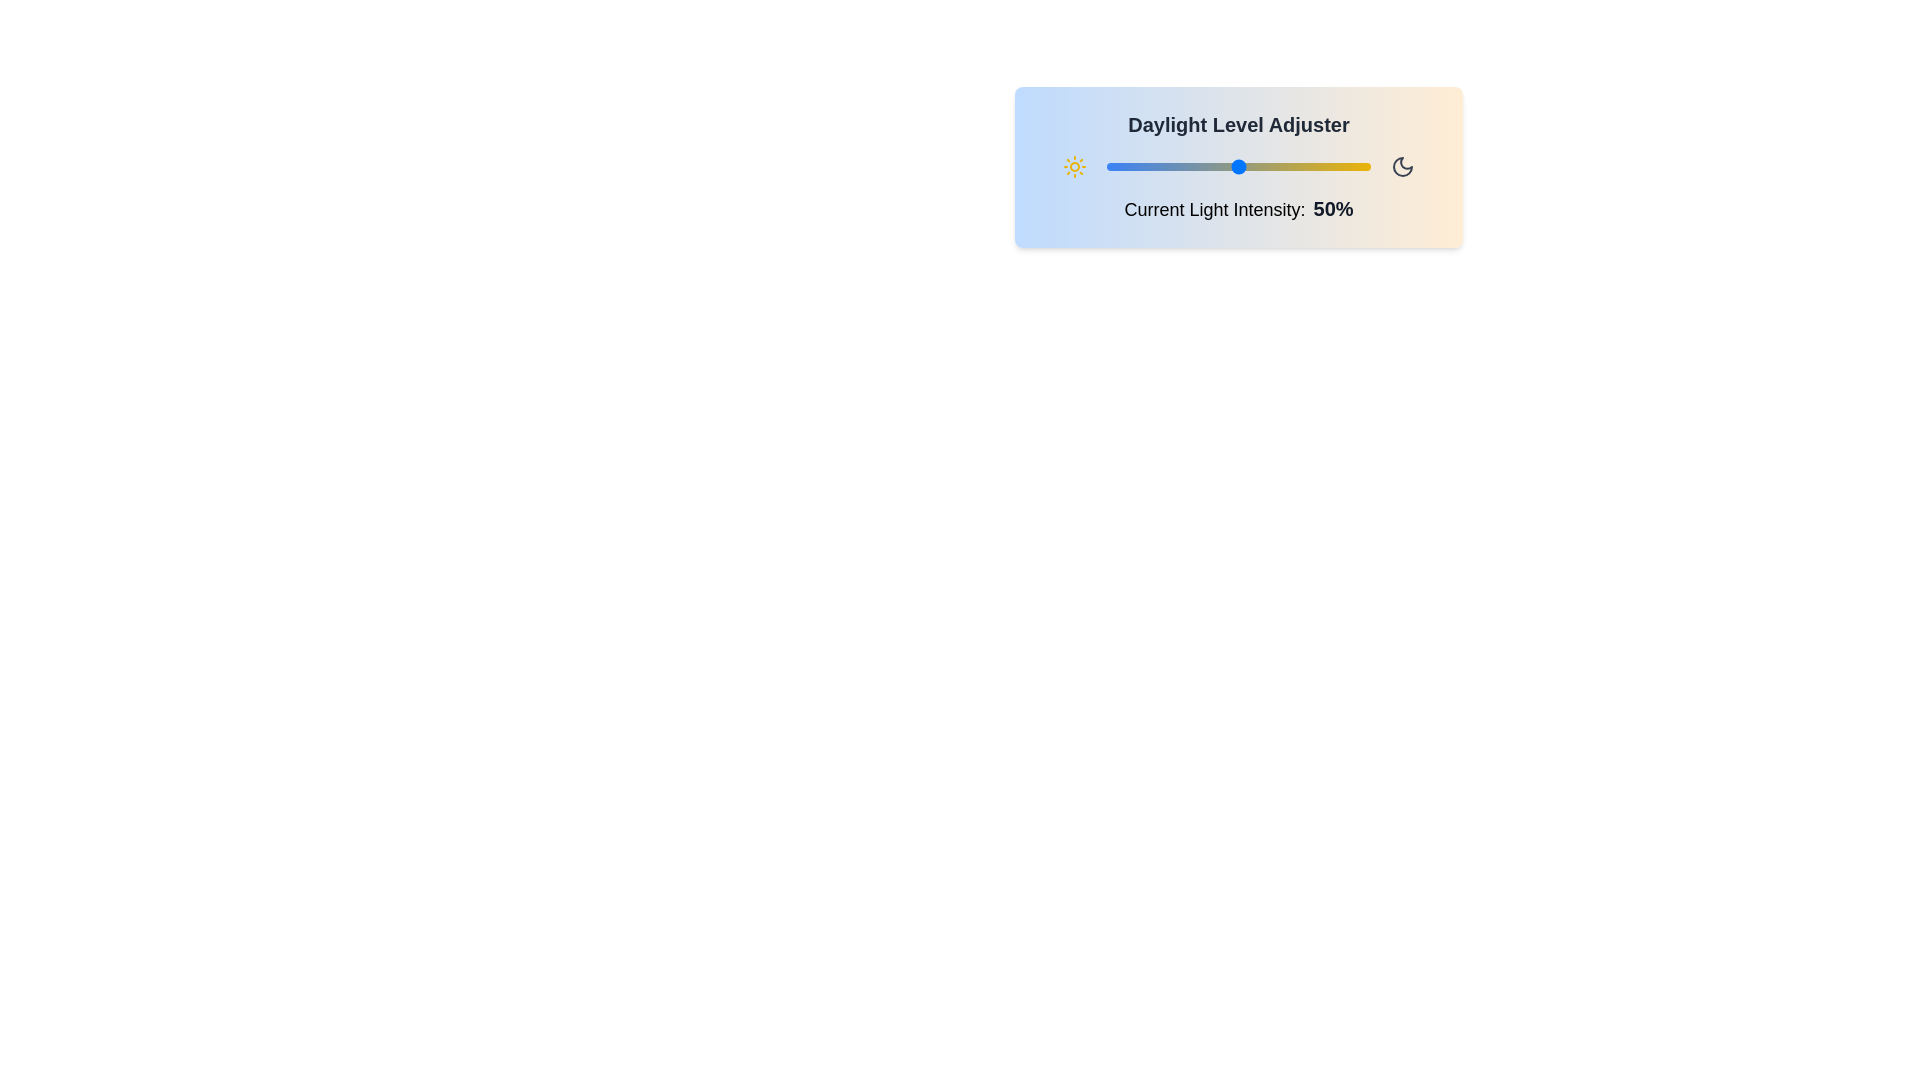 This screenshot has height=1080, width=1920. What do you see at coordinates (1401, 165) in the screenshot?
I see `the Moon icon to switch to night mode` at bounding box center [1401, 165].